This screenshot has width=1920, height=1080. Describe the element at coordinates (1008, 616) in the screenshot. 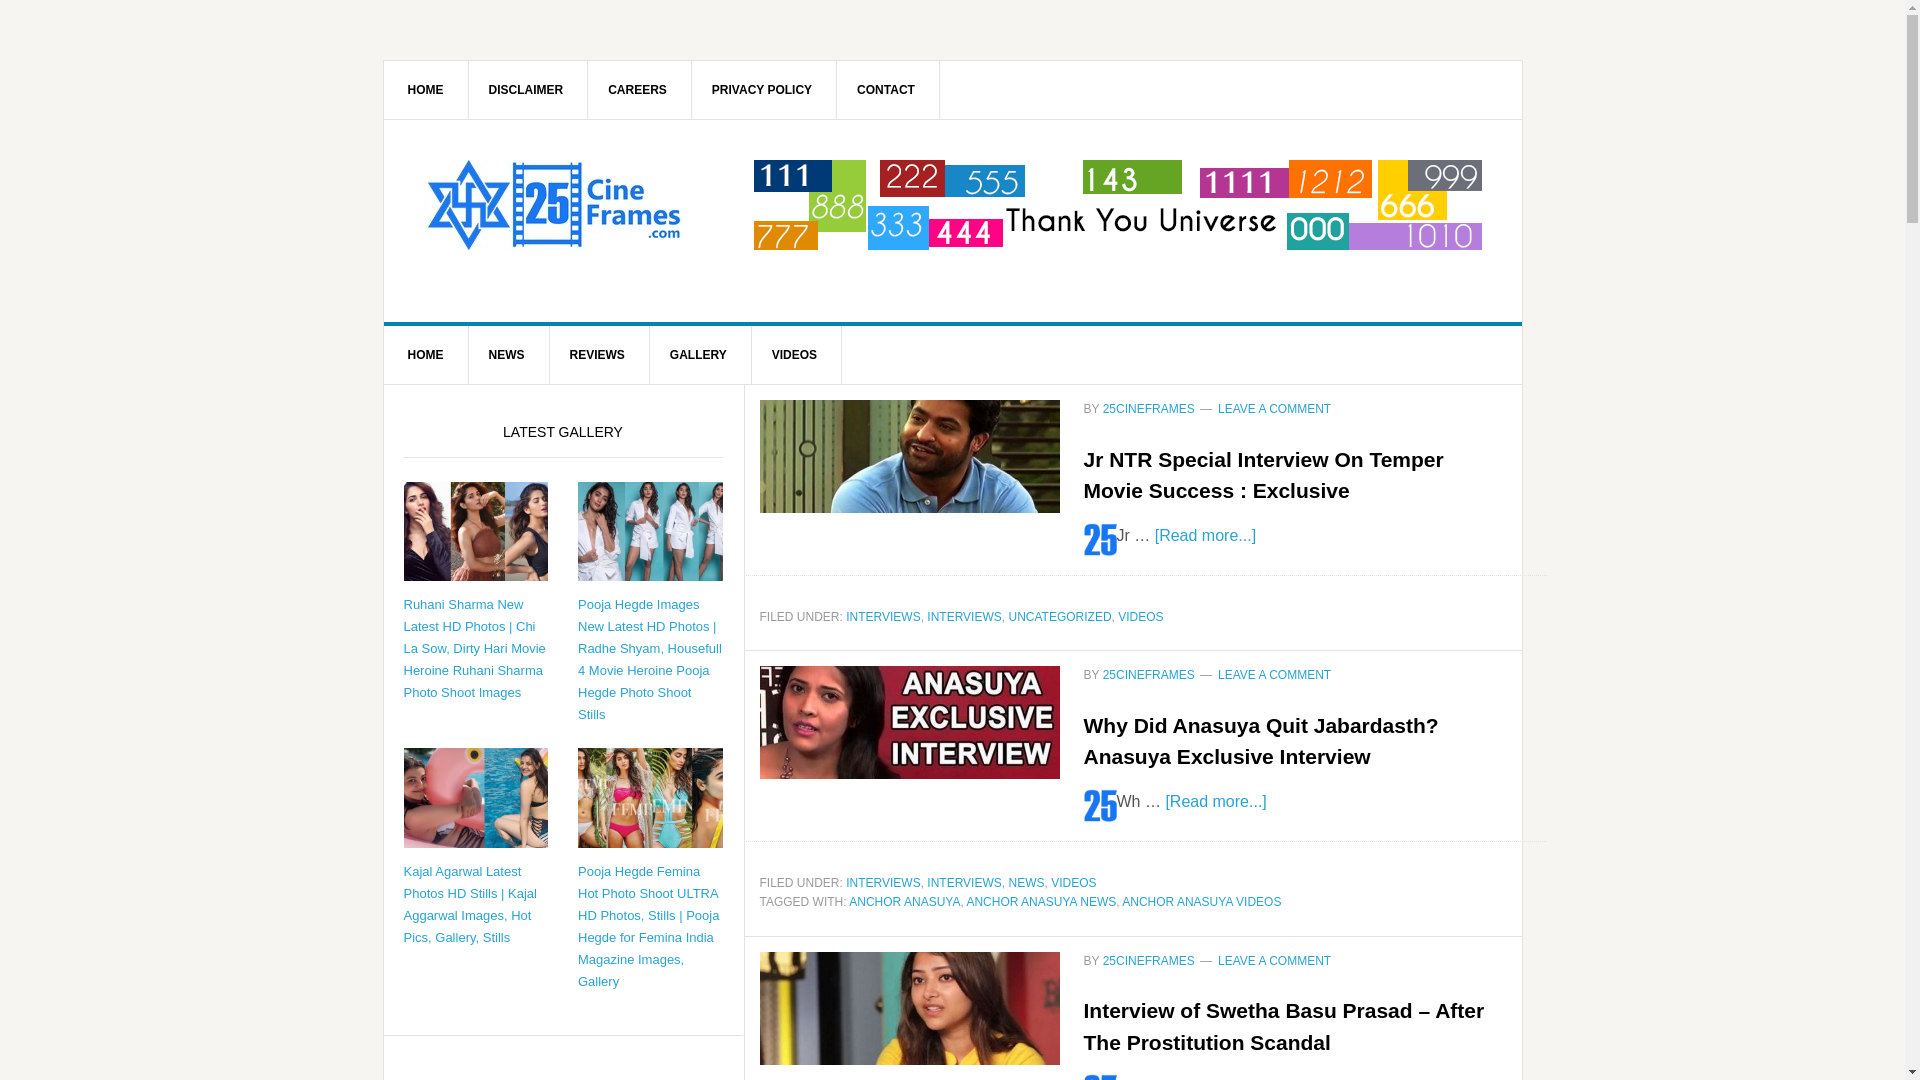

I see `'UNCATEGORIZED'` at that location.